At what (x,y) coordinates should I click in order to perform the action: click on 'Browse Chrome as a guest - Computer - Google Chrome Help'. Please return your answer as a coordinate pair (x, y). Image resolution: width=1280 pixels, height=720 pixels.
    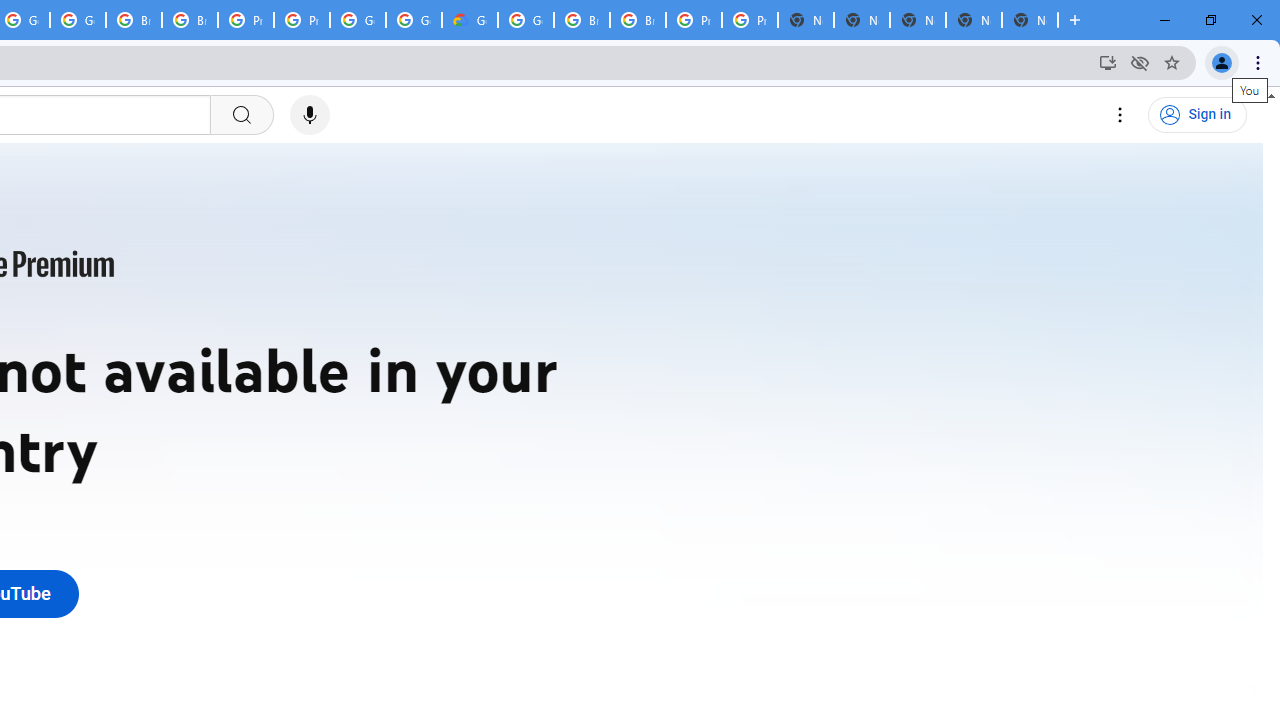
    Looking at the image, I should click on (581, 20).